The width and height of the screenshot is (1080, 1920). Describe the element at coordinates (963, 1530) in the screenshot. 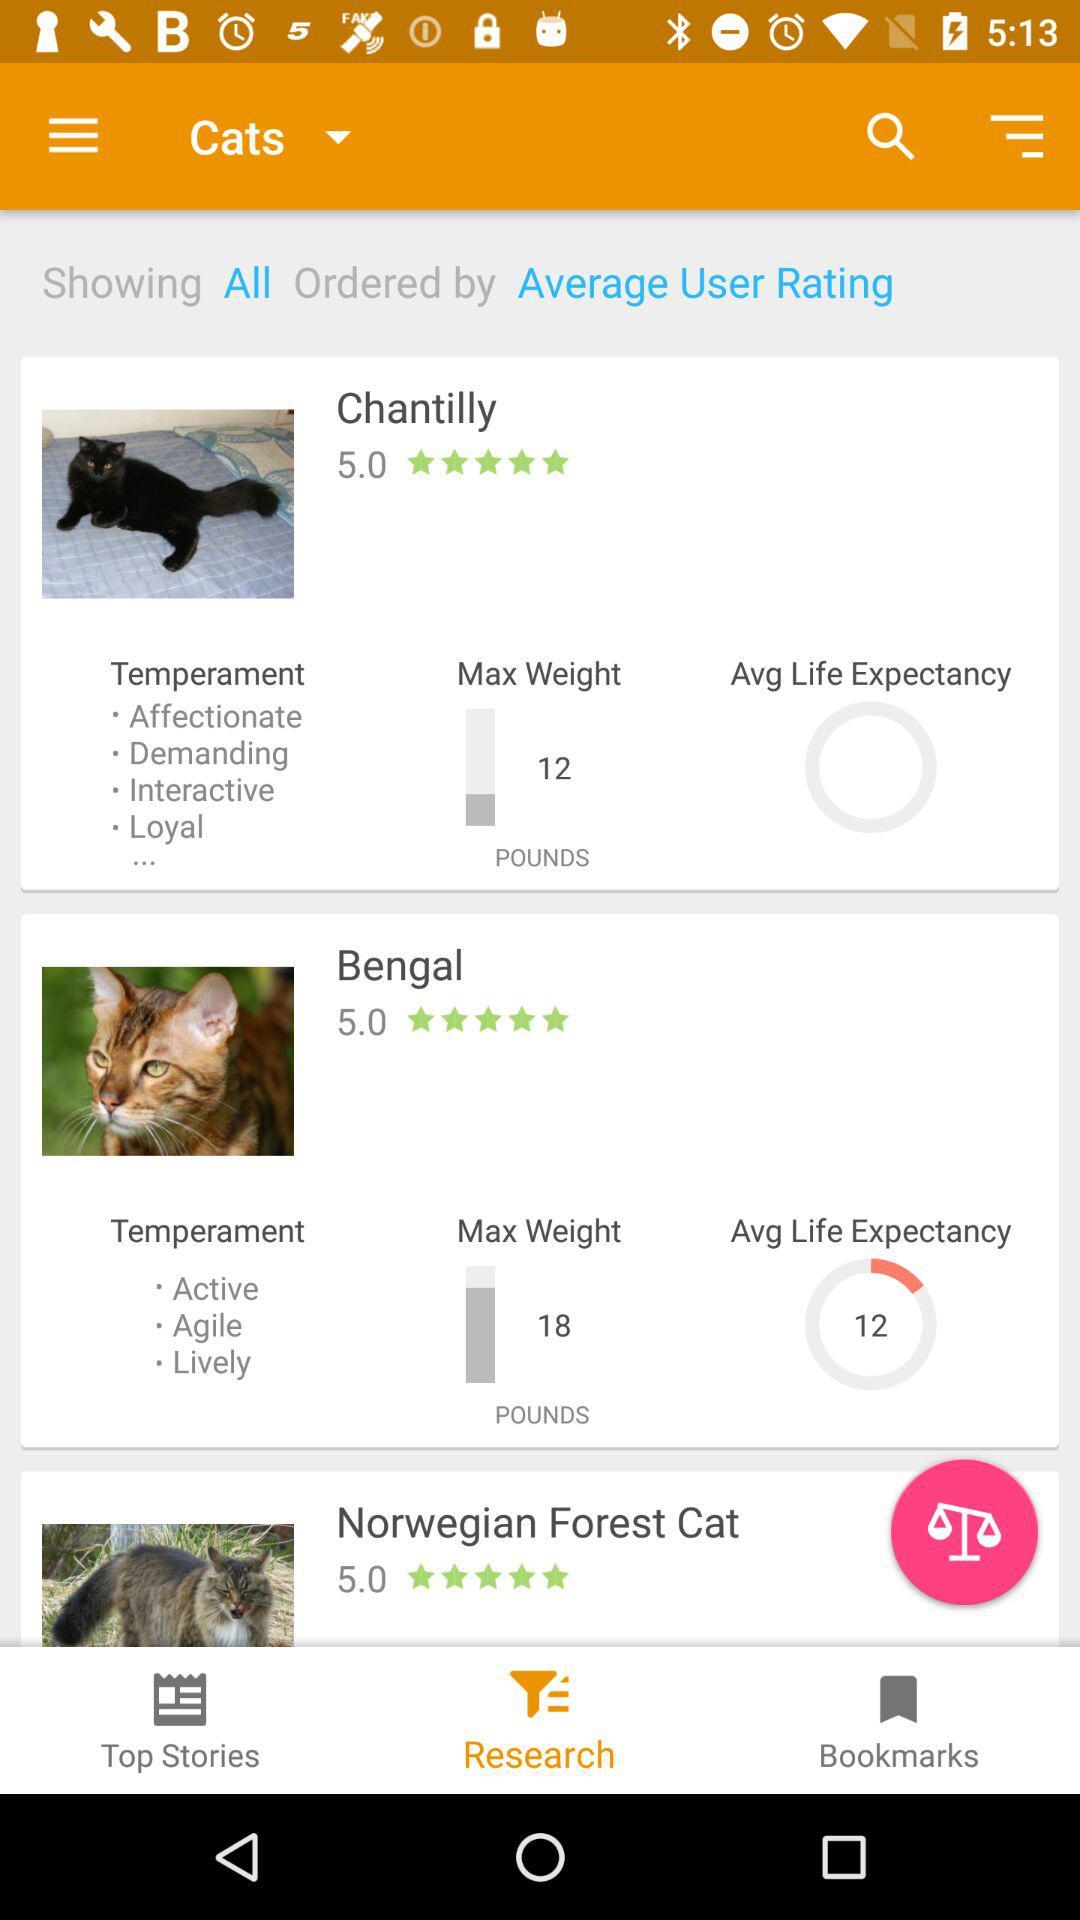

I see `the pink colour icon above bookmarks` at that location.